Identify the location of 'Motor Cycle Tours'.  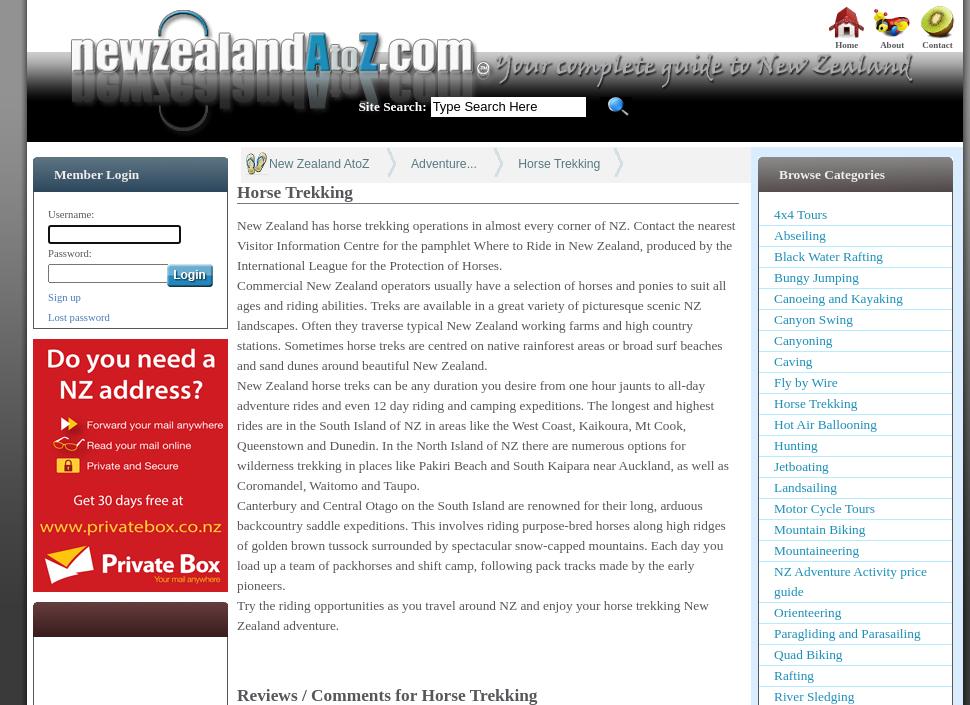
(824, 508).